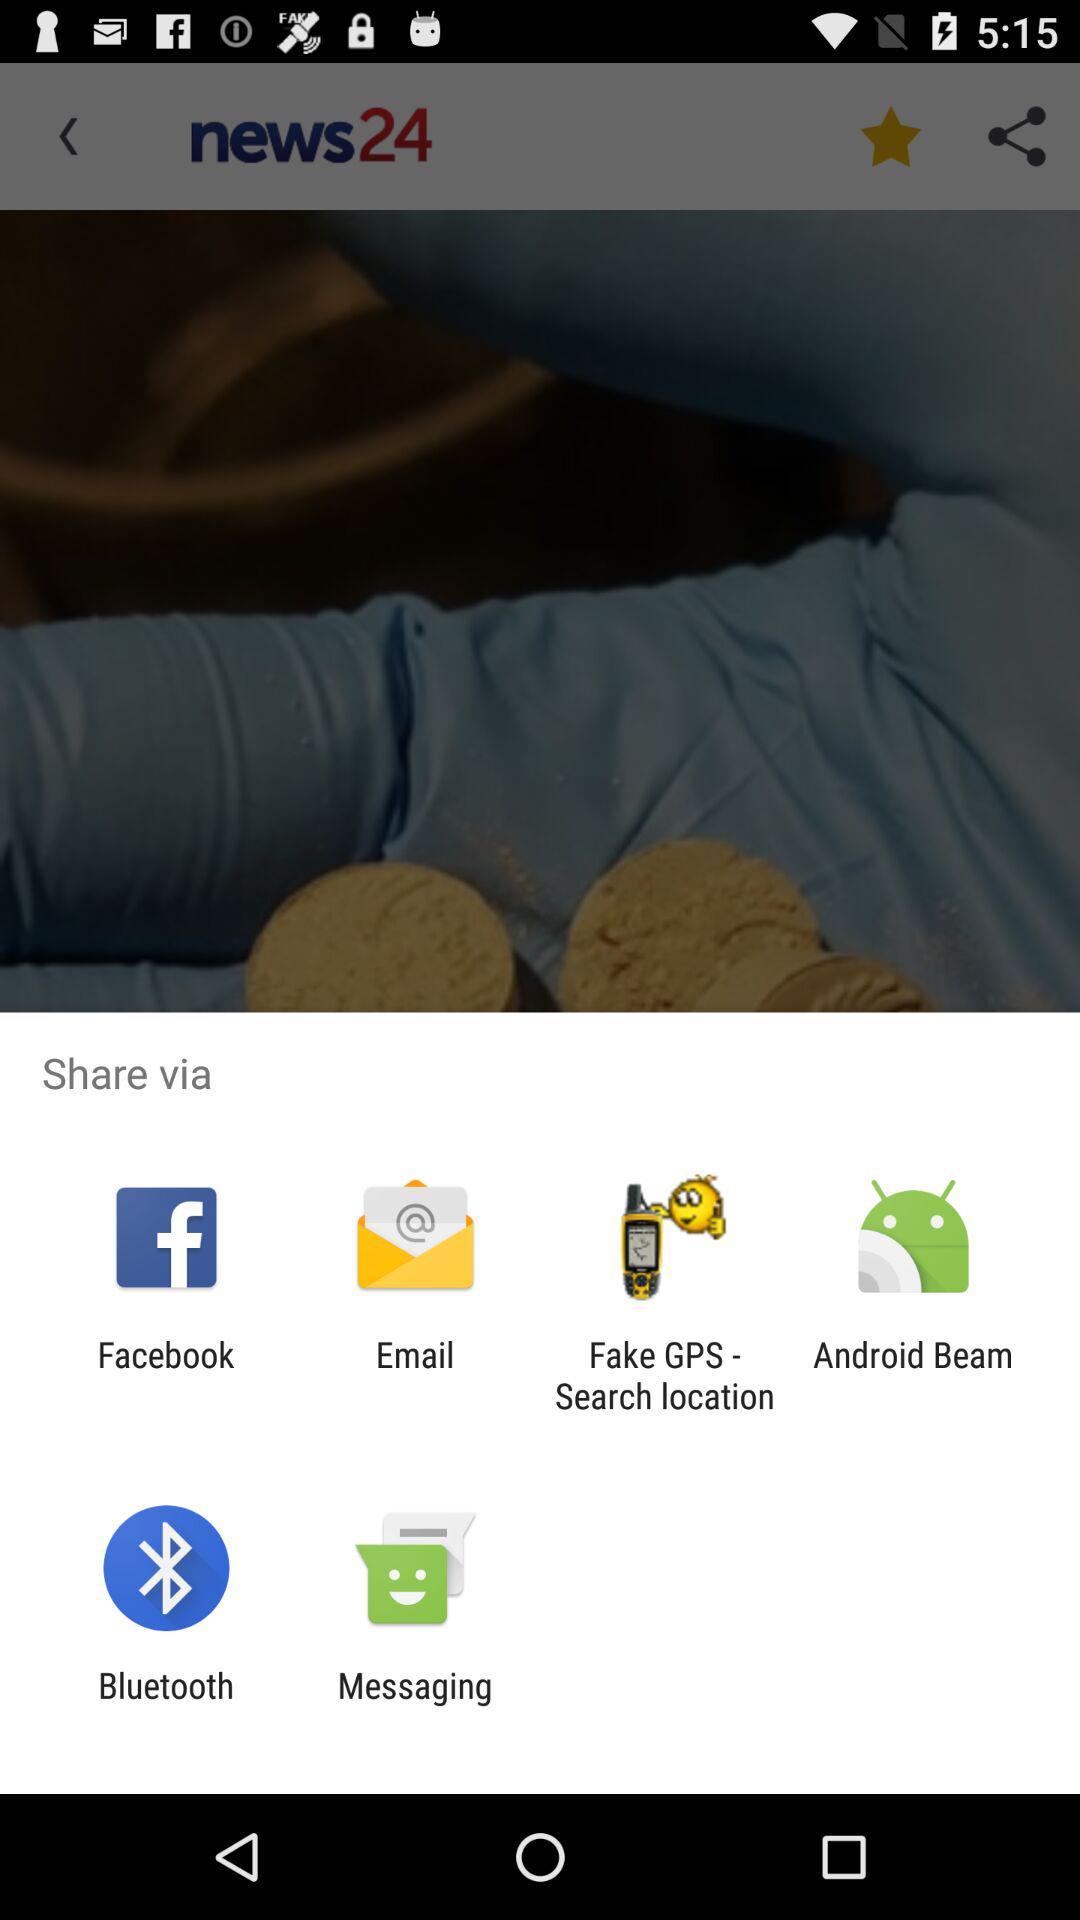 The image size is (1080, 1920). Describe the element at coordinates (165, 1705) in the screenshot. I see `item next to the messaging app` at that location.